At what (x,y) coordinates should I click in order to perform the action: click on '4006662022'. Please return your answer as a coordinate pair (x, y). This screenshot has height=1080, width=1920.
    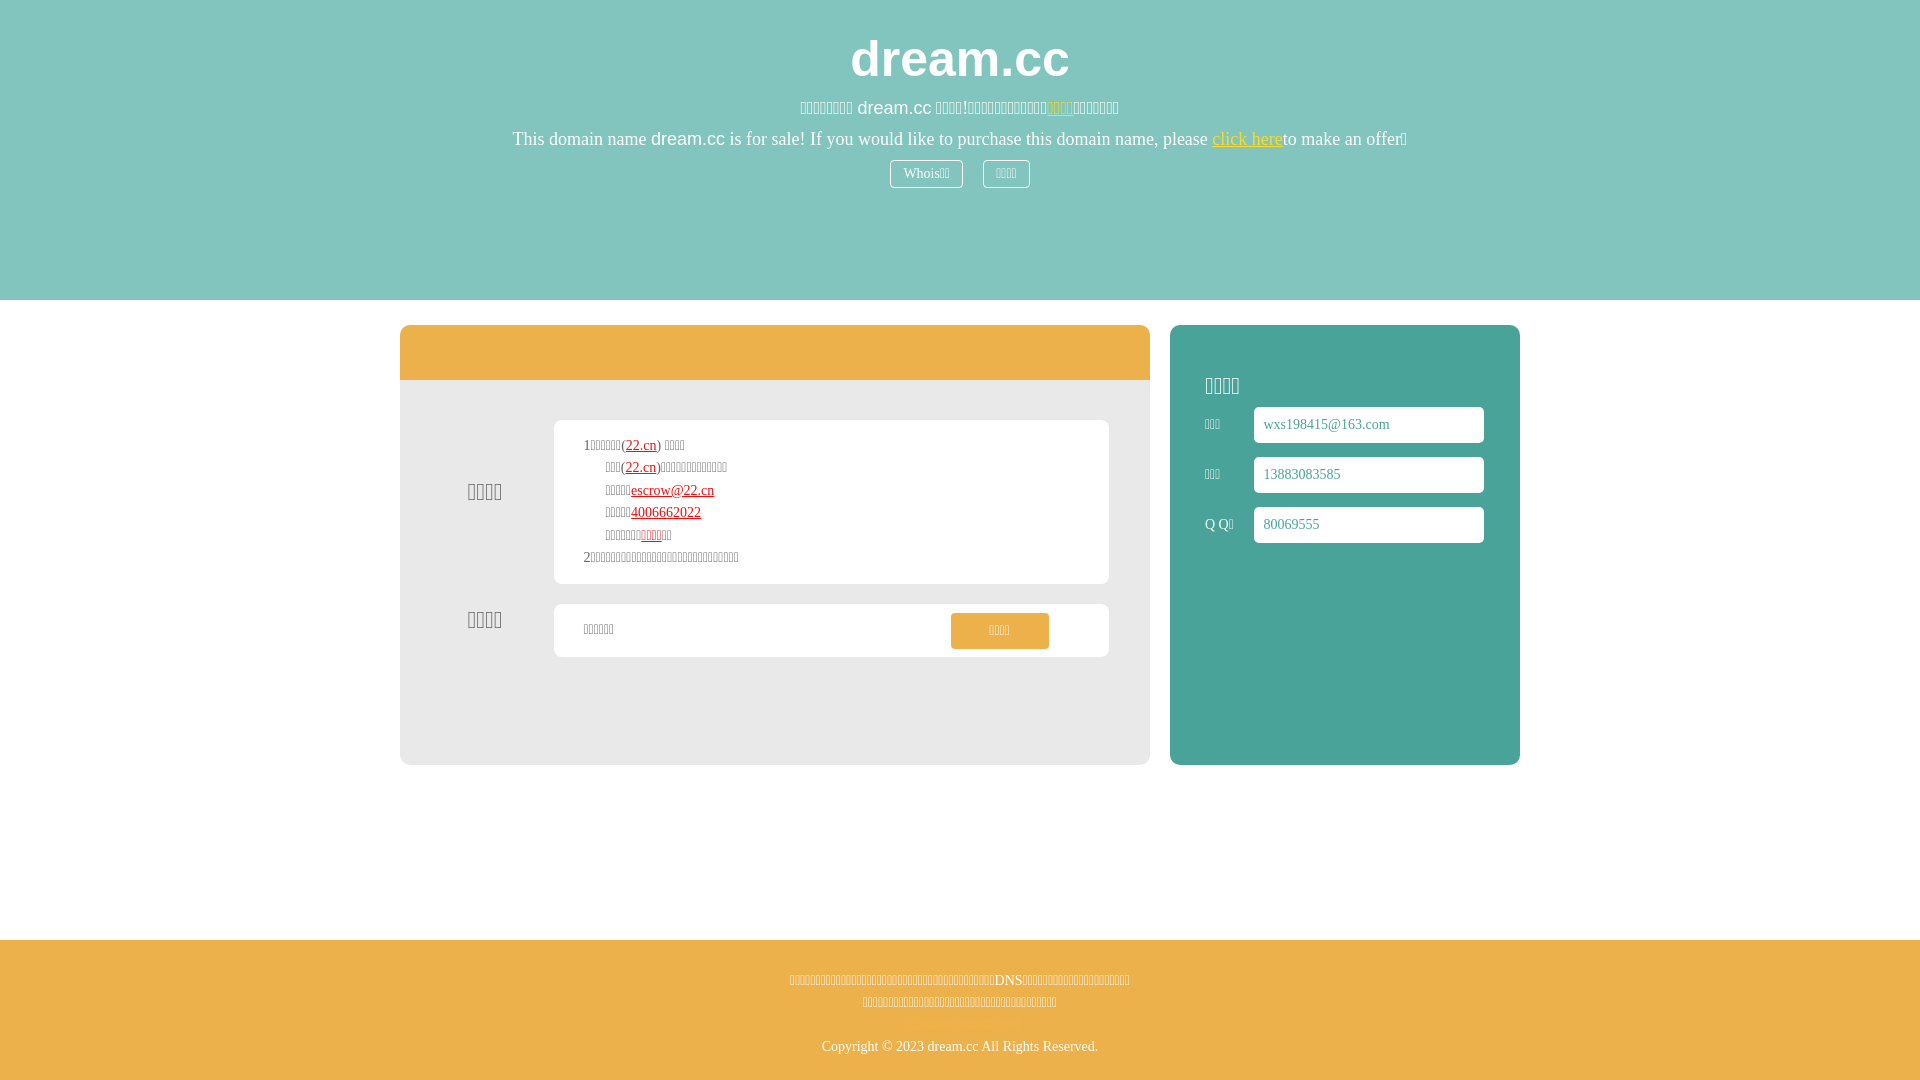
    Looking at the image, I should click on (666, 511).